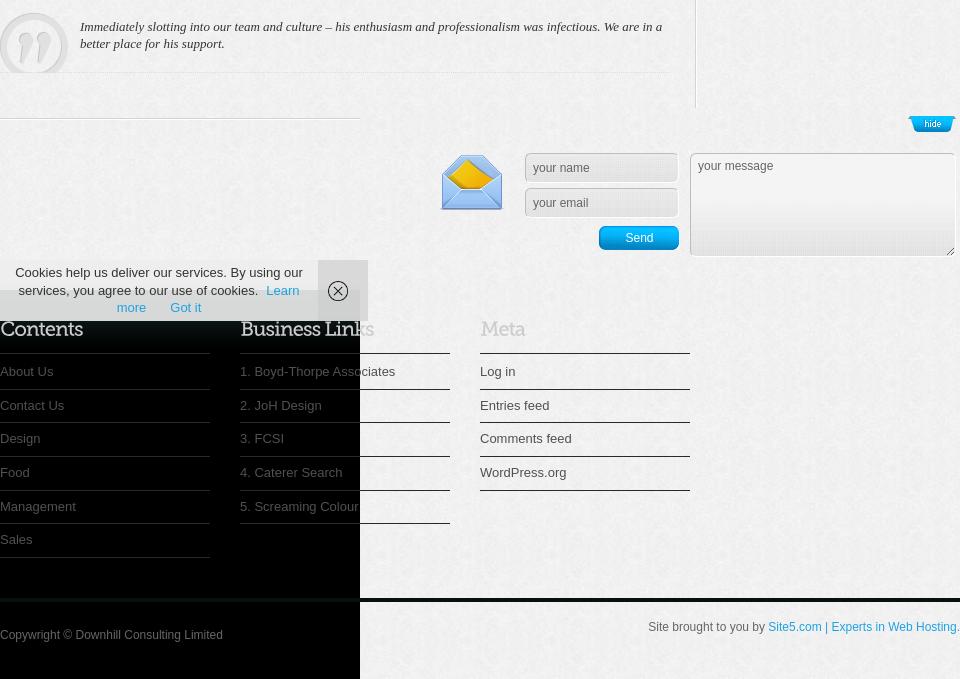 This screenshot has width=960, height=679. Describe the element at coordinates (157, 280) in the screenshot. I see `'Cookies help us deliver our services. By using our services, you agree to our use of cookies.'` at that location.